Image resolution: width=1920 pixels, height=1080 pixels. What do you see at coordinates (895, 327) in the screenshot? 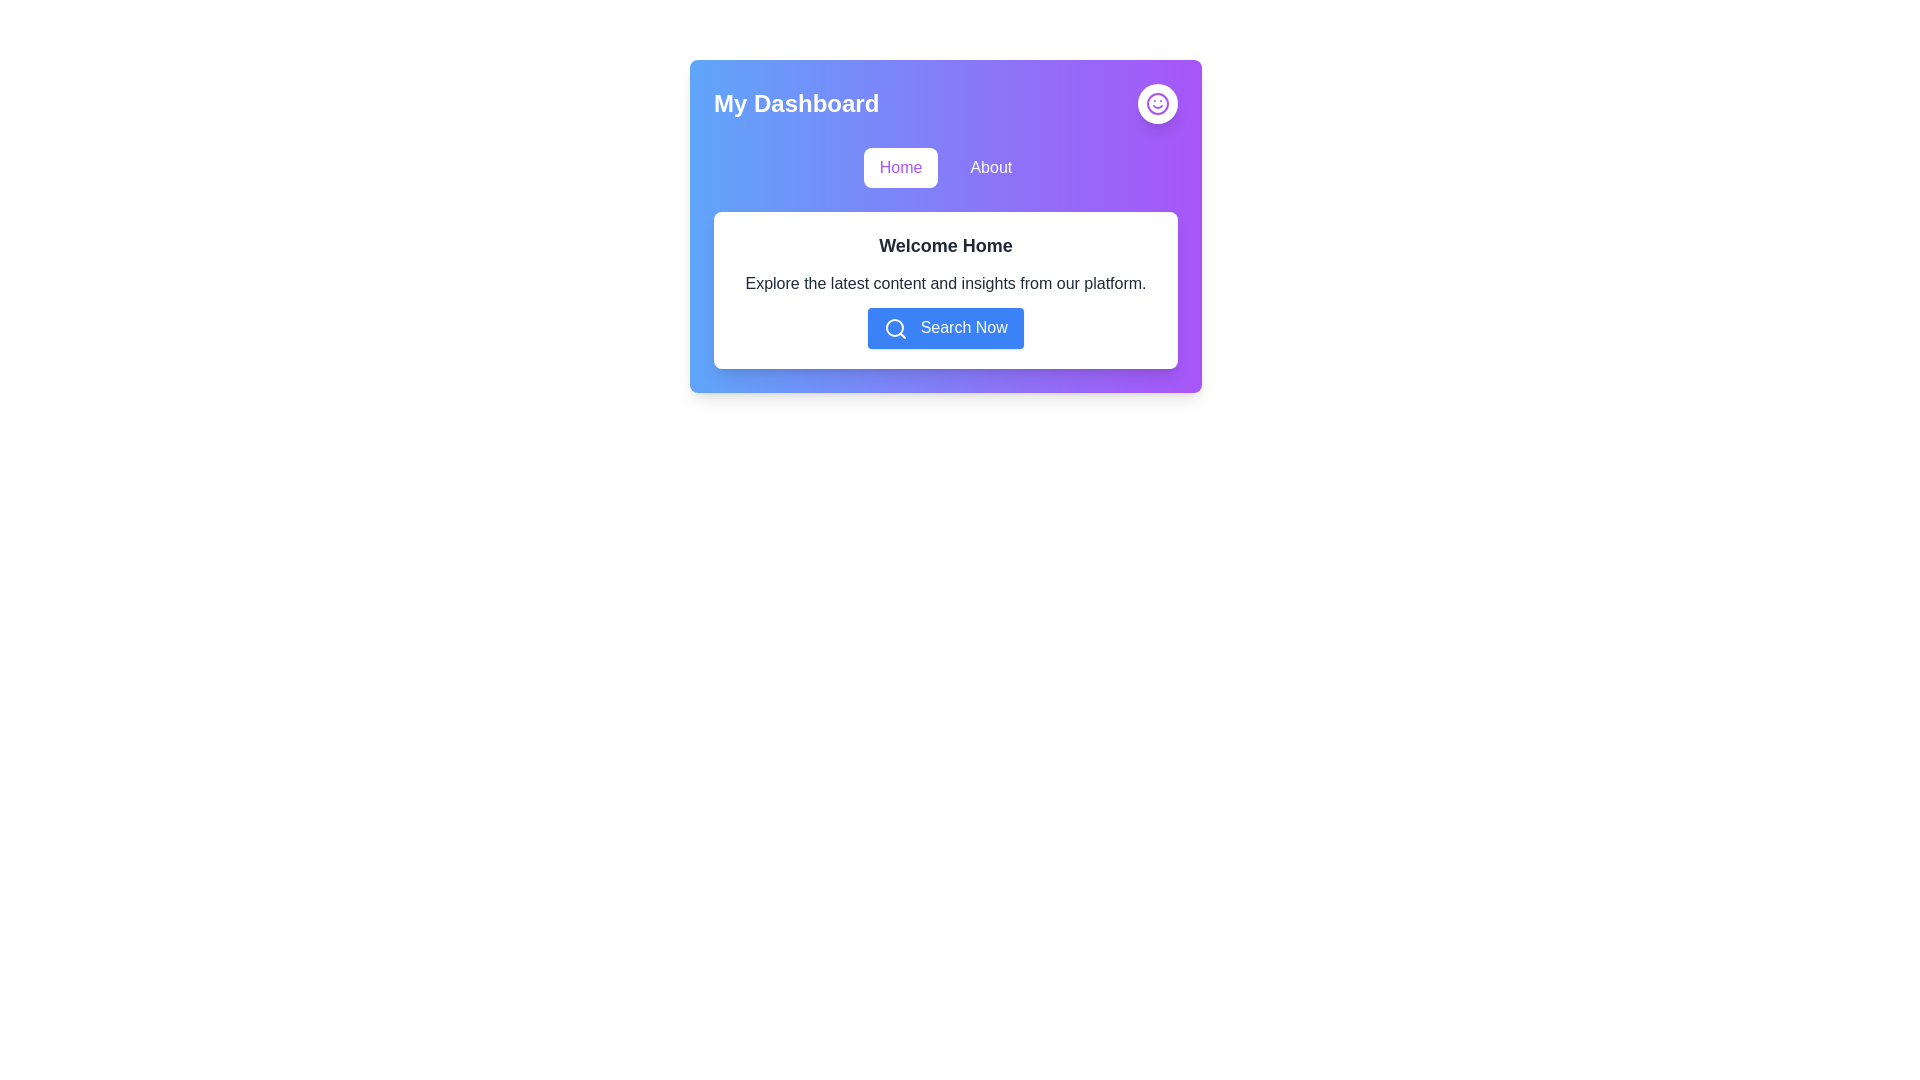
I see `the 'Search Now' button which contains a circular magnifying glass icon to initiate a search action` at bounding box center [895, 327].